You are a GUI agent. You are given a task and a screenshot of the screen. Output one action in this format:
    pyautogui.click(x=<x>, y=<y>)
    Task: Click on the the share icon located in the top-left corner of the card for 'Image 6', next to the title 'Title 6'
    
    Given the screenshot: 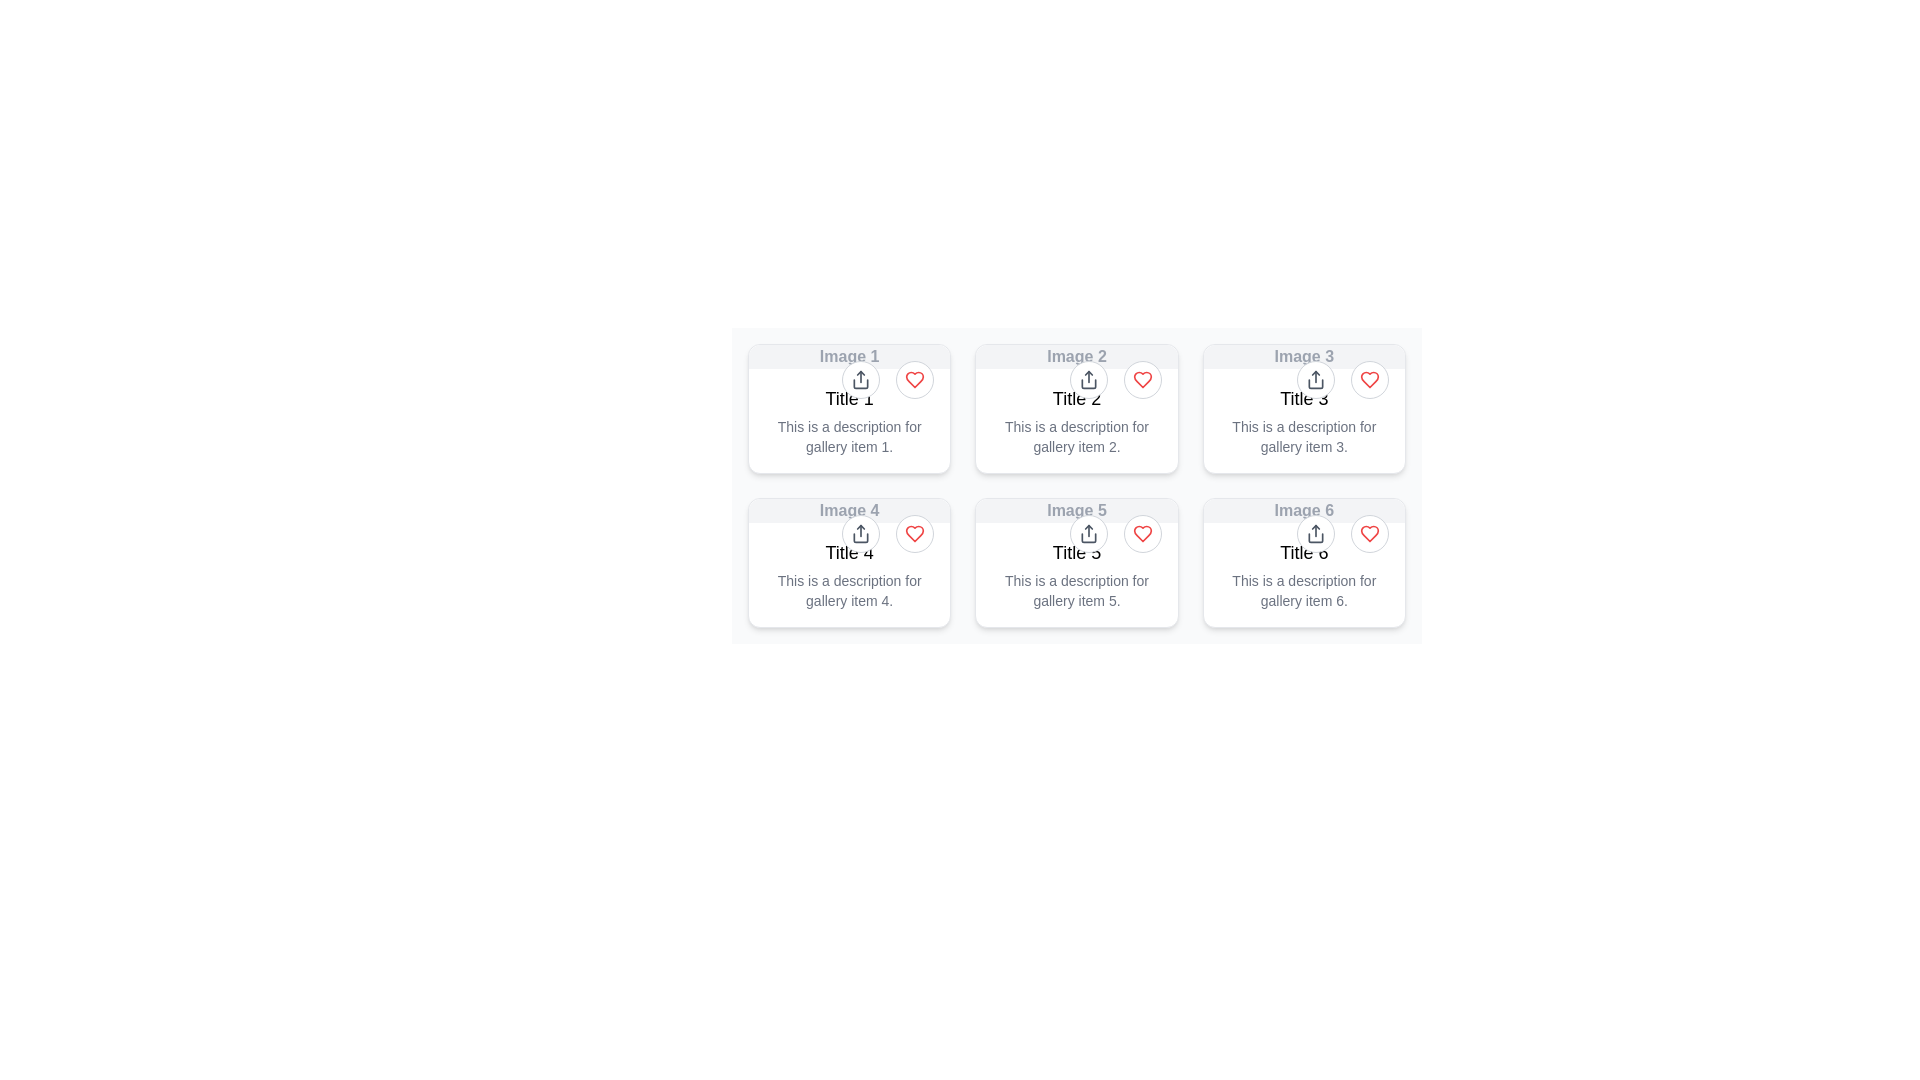 What is the action you would take?
    pyautogui.click(x=1315, y=532)
    